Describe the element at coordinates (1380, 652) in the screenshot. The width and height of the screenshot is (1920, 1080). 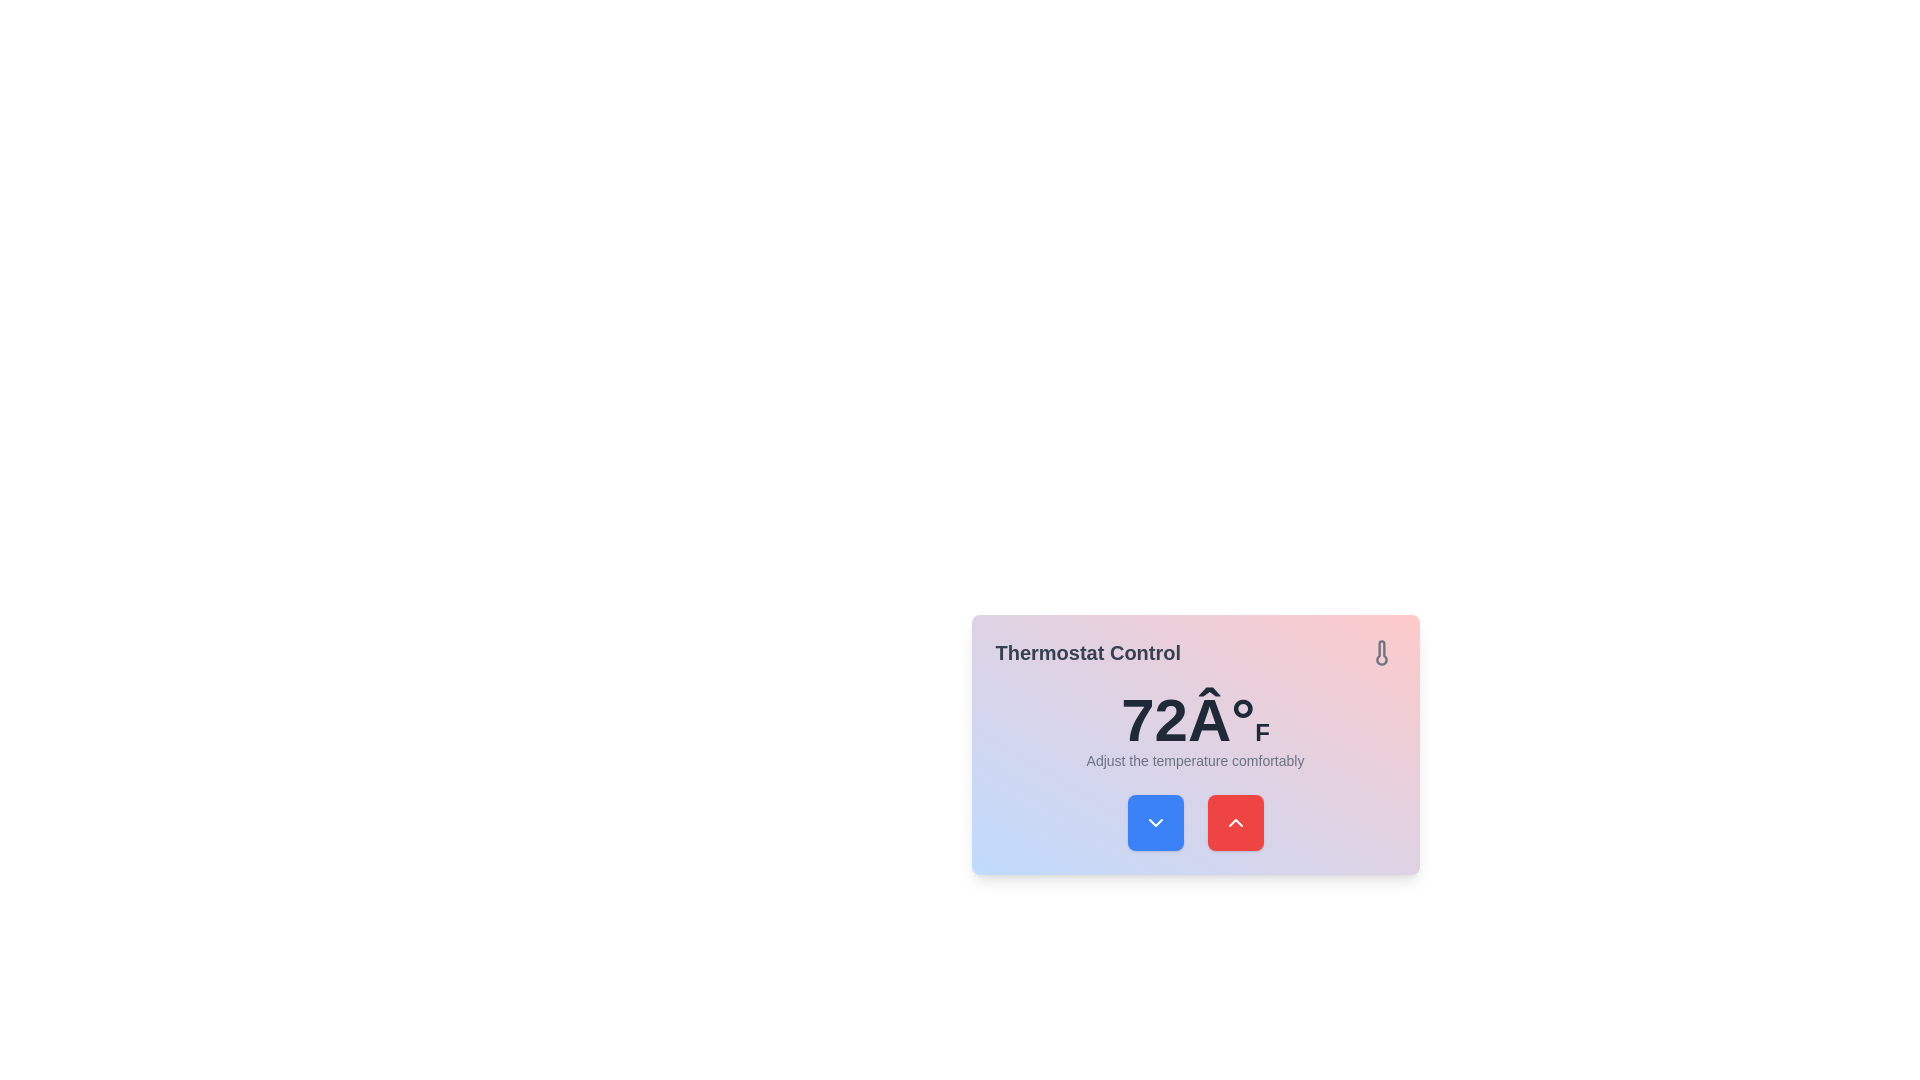
I see `the inner scale of the thermometer icon located at the top-right corner of the 'Thermostat Control' card` at that location.